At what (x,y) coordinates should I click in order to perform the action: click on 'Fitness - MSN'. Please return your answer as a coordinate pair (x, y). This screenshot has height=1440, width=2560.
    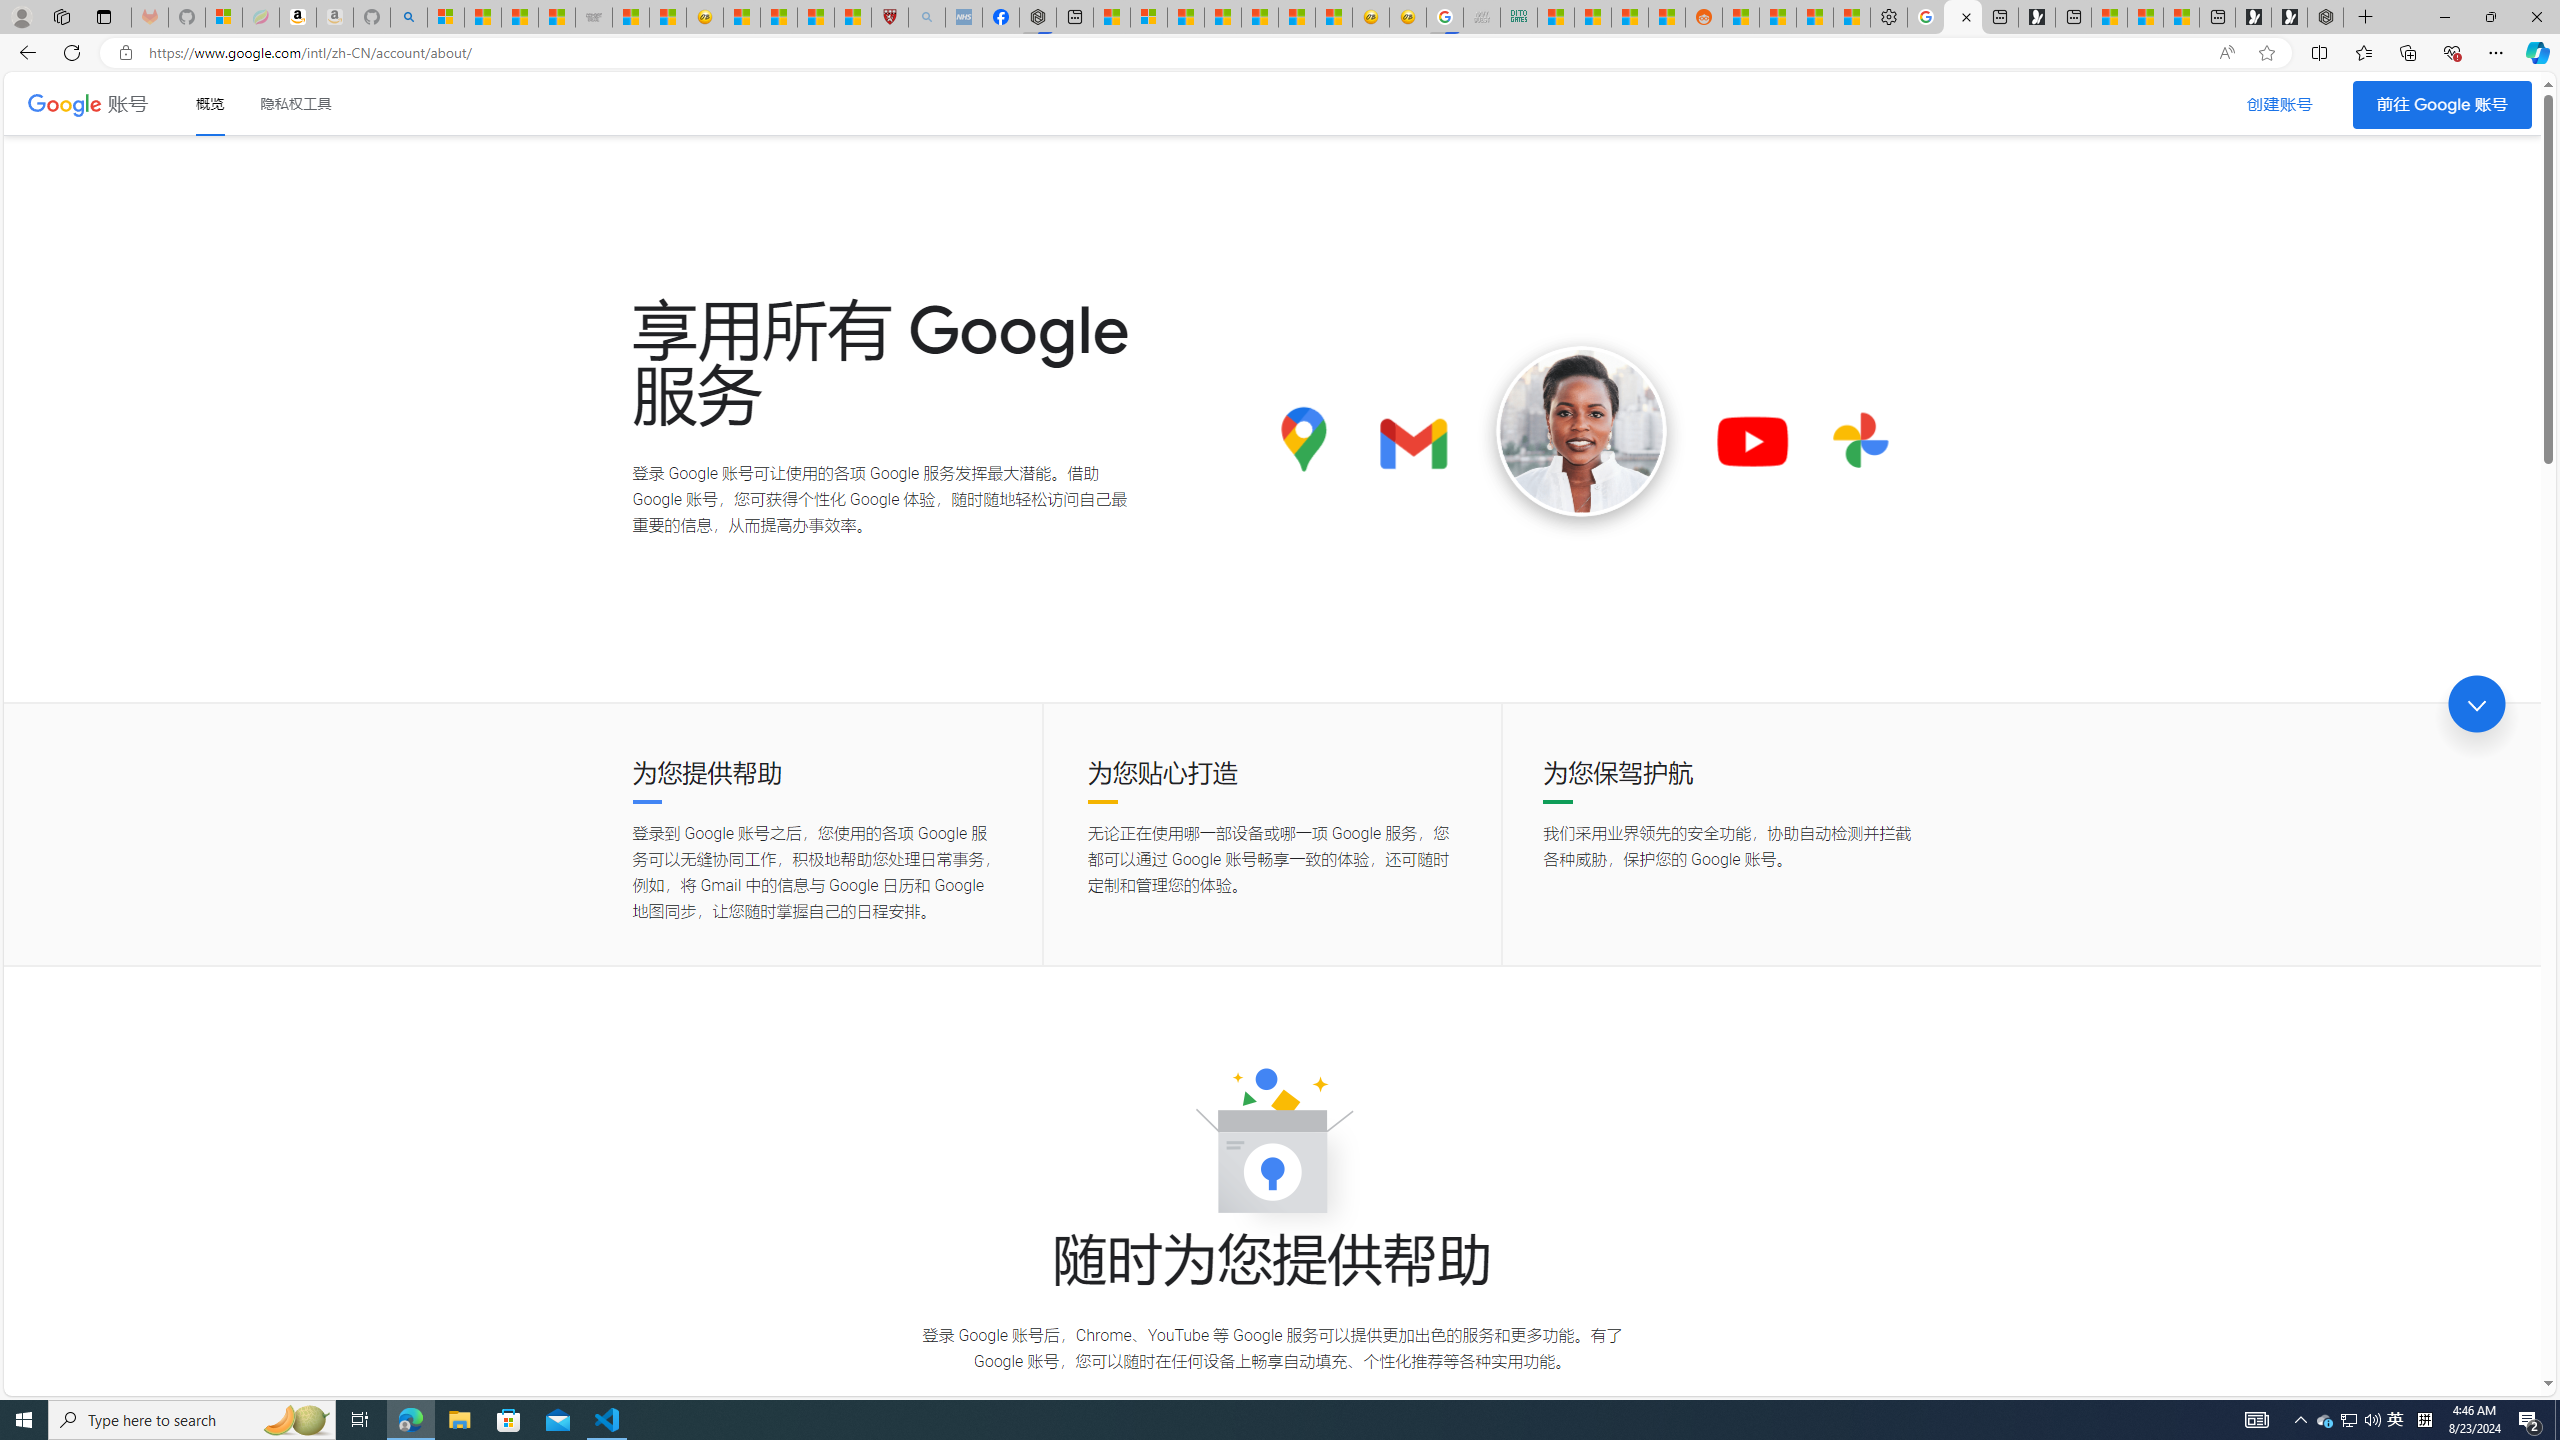
    Looking at the image, I should click on (1259, 16).